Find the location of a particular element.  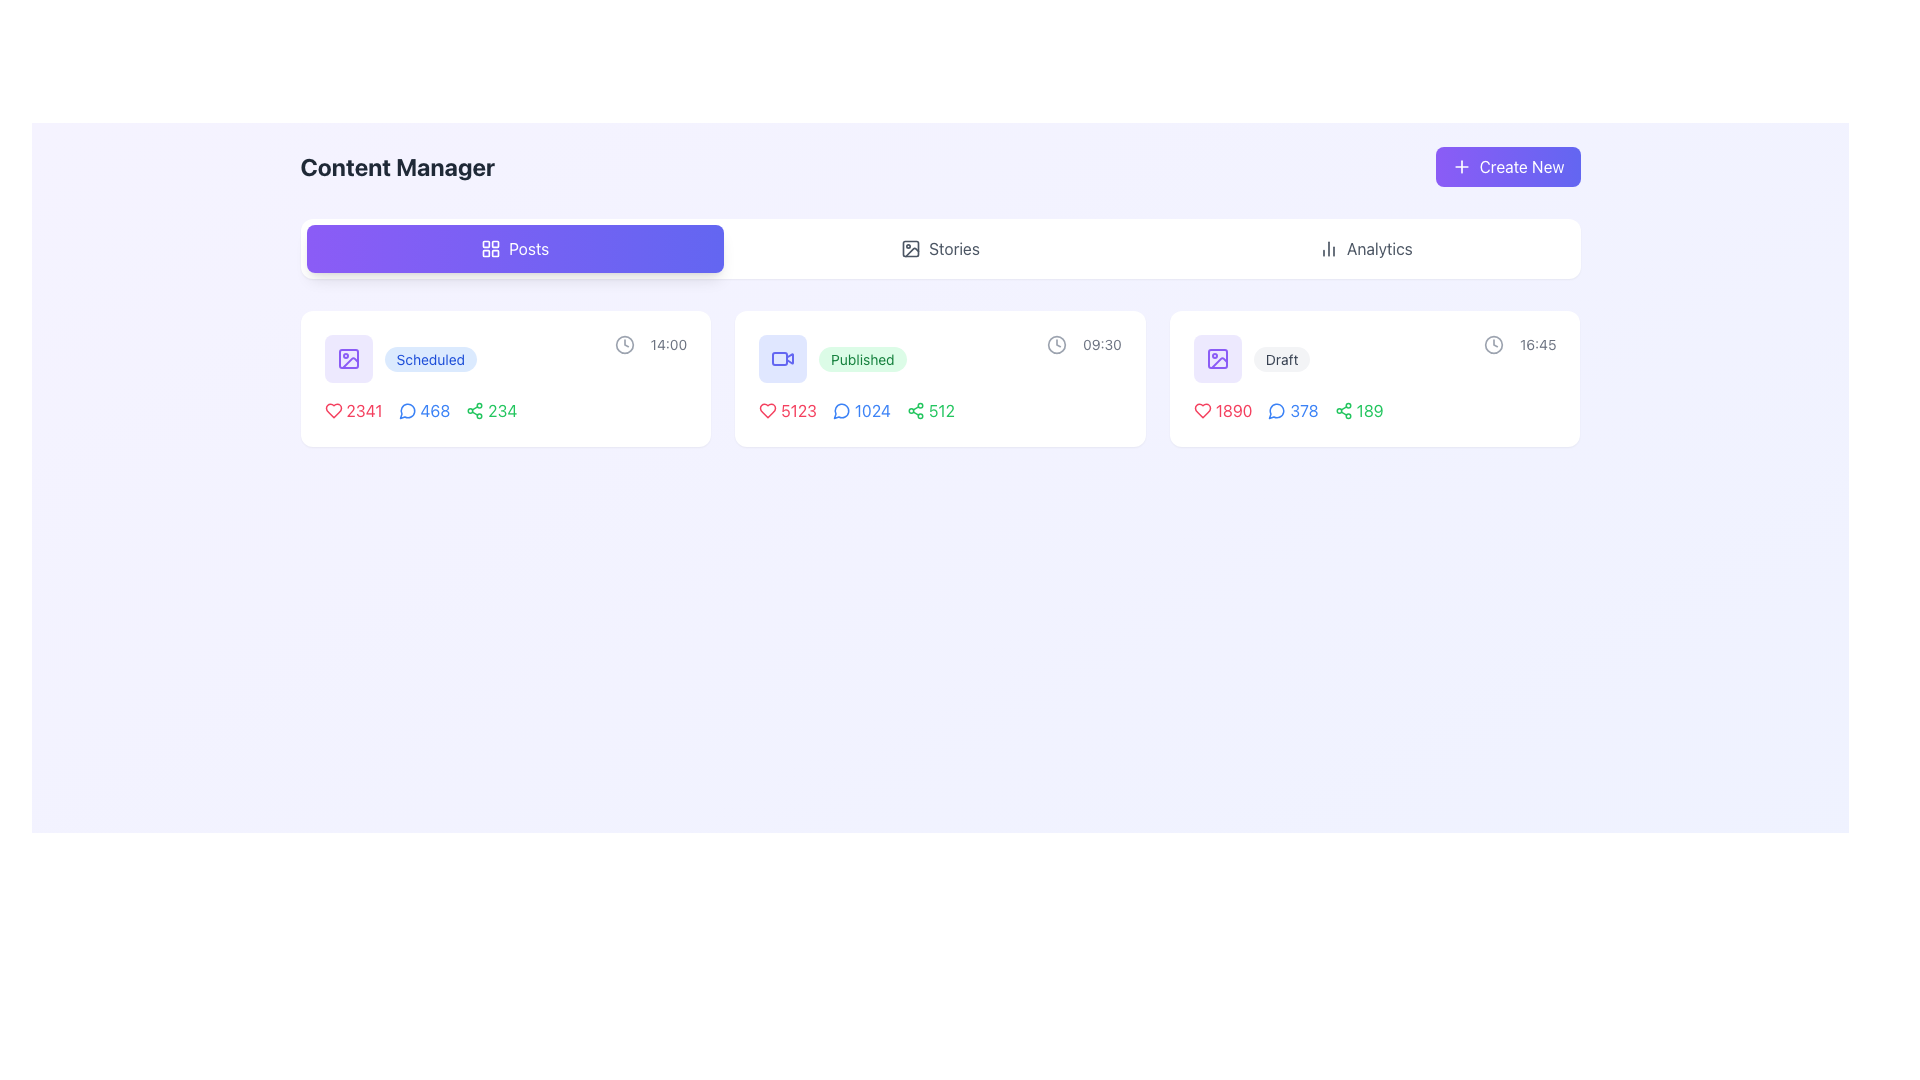

the circular outline within the clock icon located on the right side of the 'Published' card is located at coordinates (1056, 343).